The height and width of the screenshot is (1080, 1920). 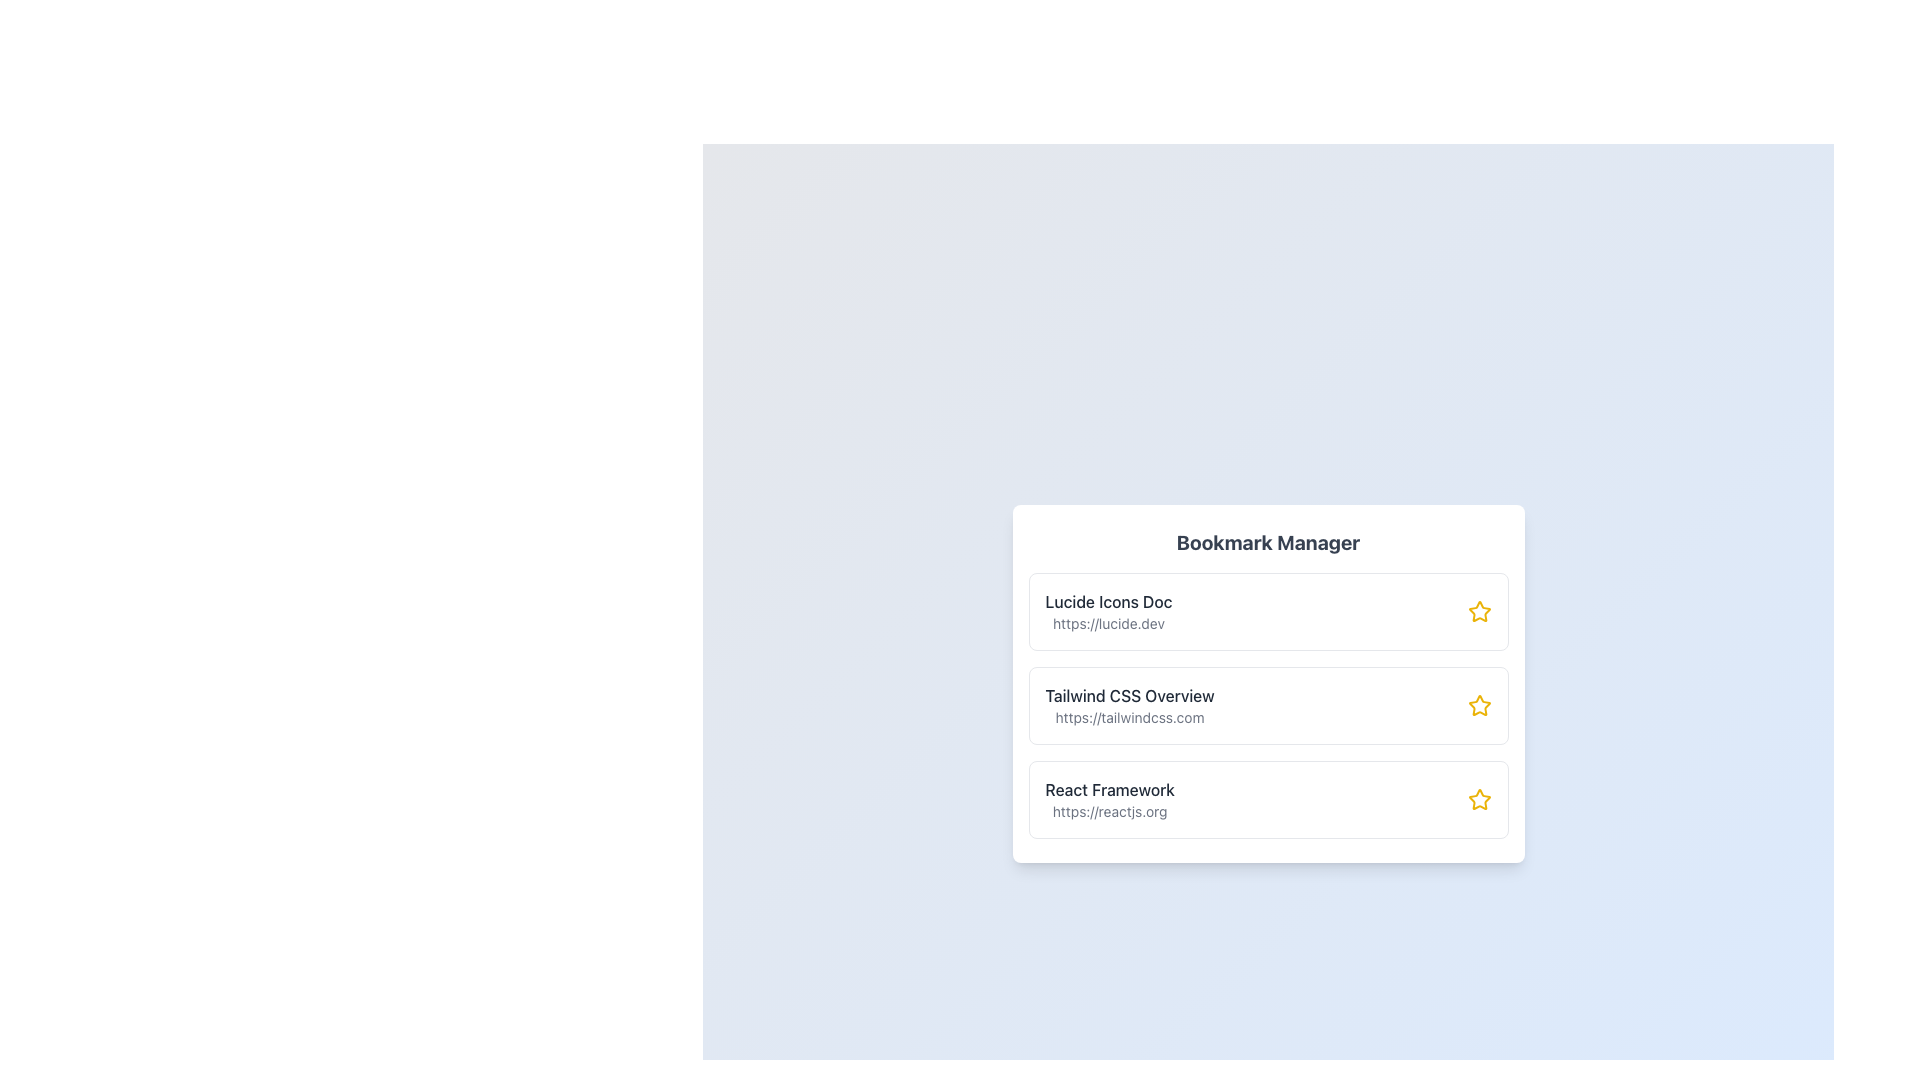 What do you see at coordinates (1130, 694) in the screenshot?
I see `the text label that identifies the bookmarked URL in the 'Bookmark Manager' interface, specifically the second item in the list above the link 'https://tailwindcss.com'` at bounding box center [1130, 694].